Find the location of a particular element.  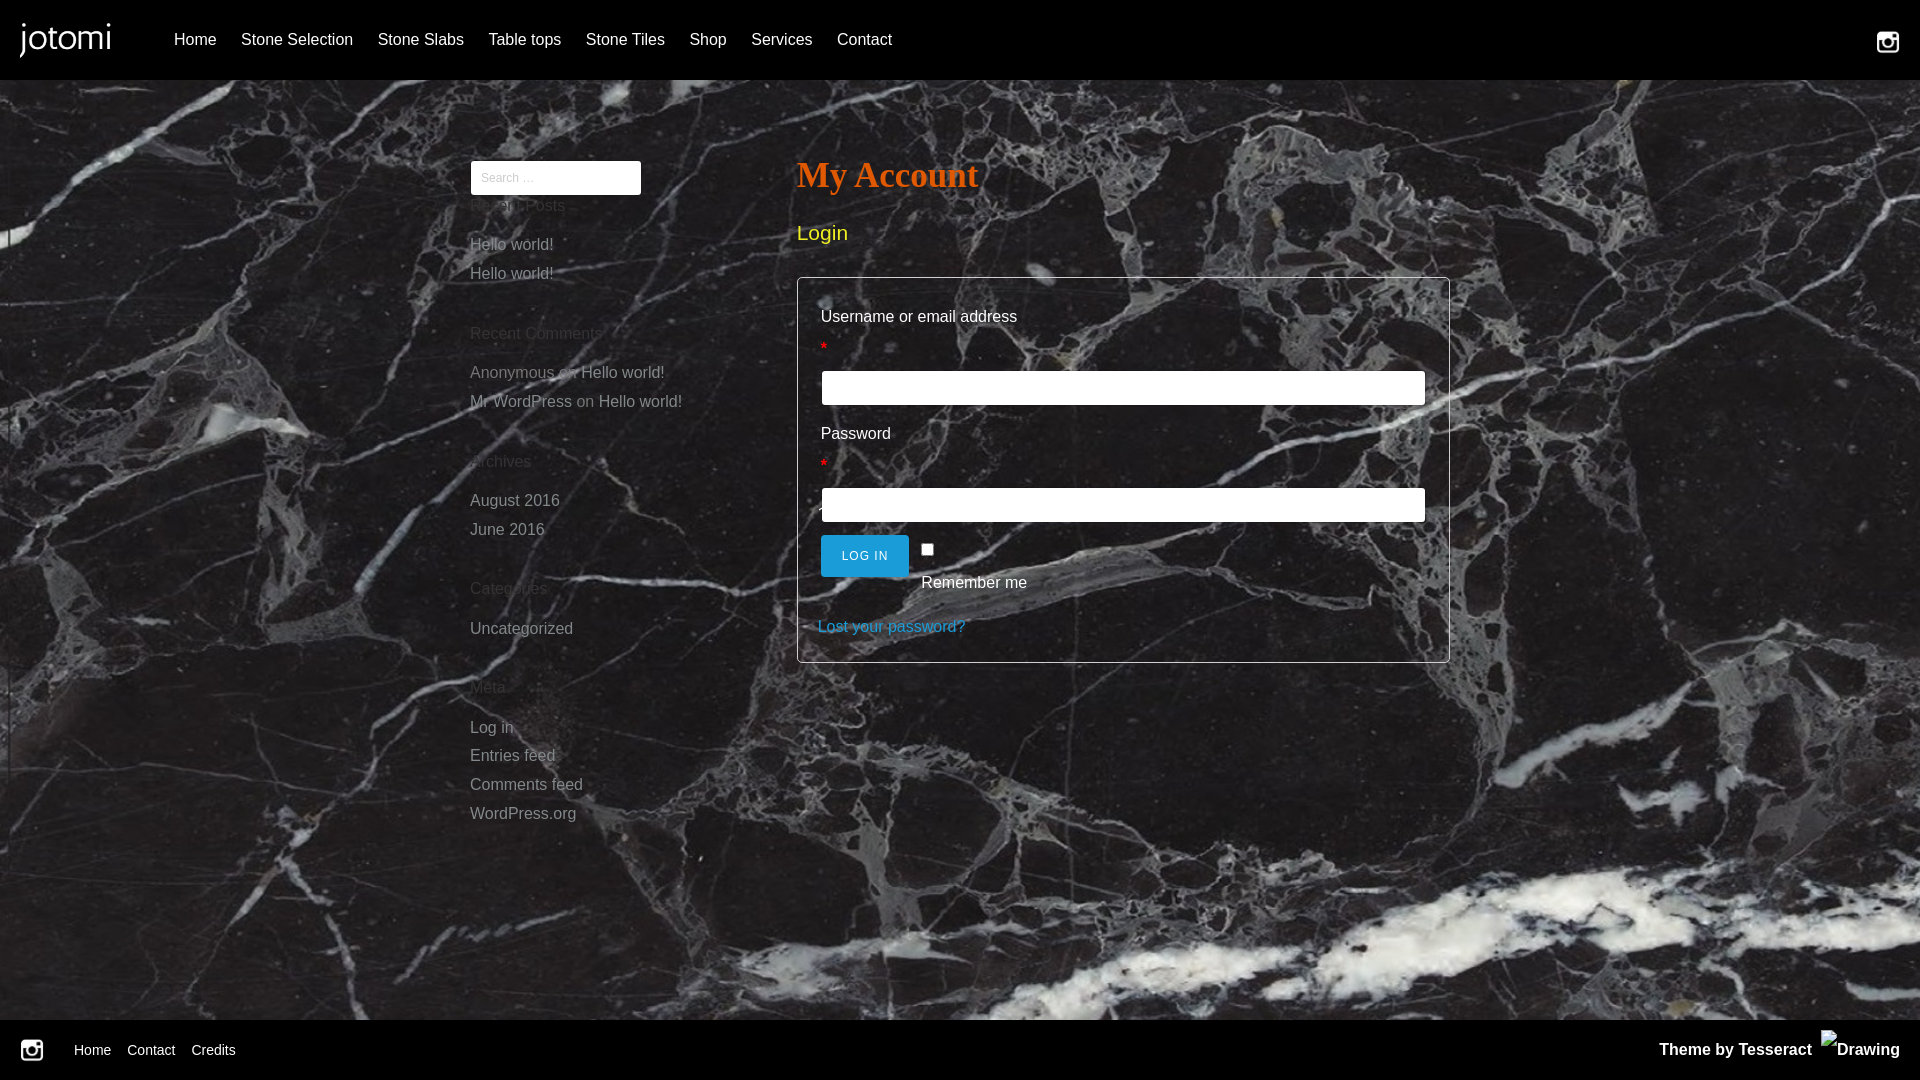

'Search for:' is located at coordinates (556, 176).